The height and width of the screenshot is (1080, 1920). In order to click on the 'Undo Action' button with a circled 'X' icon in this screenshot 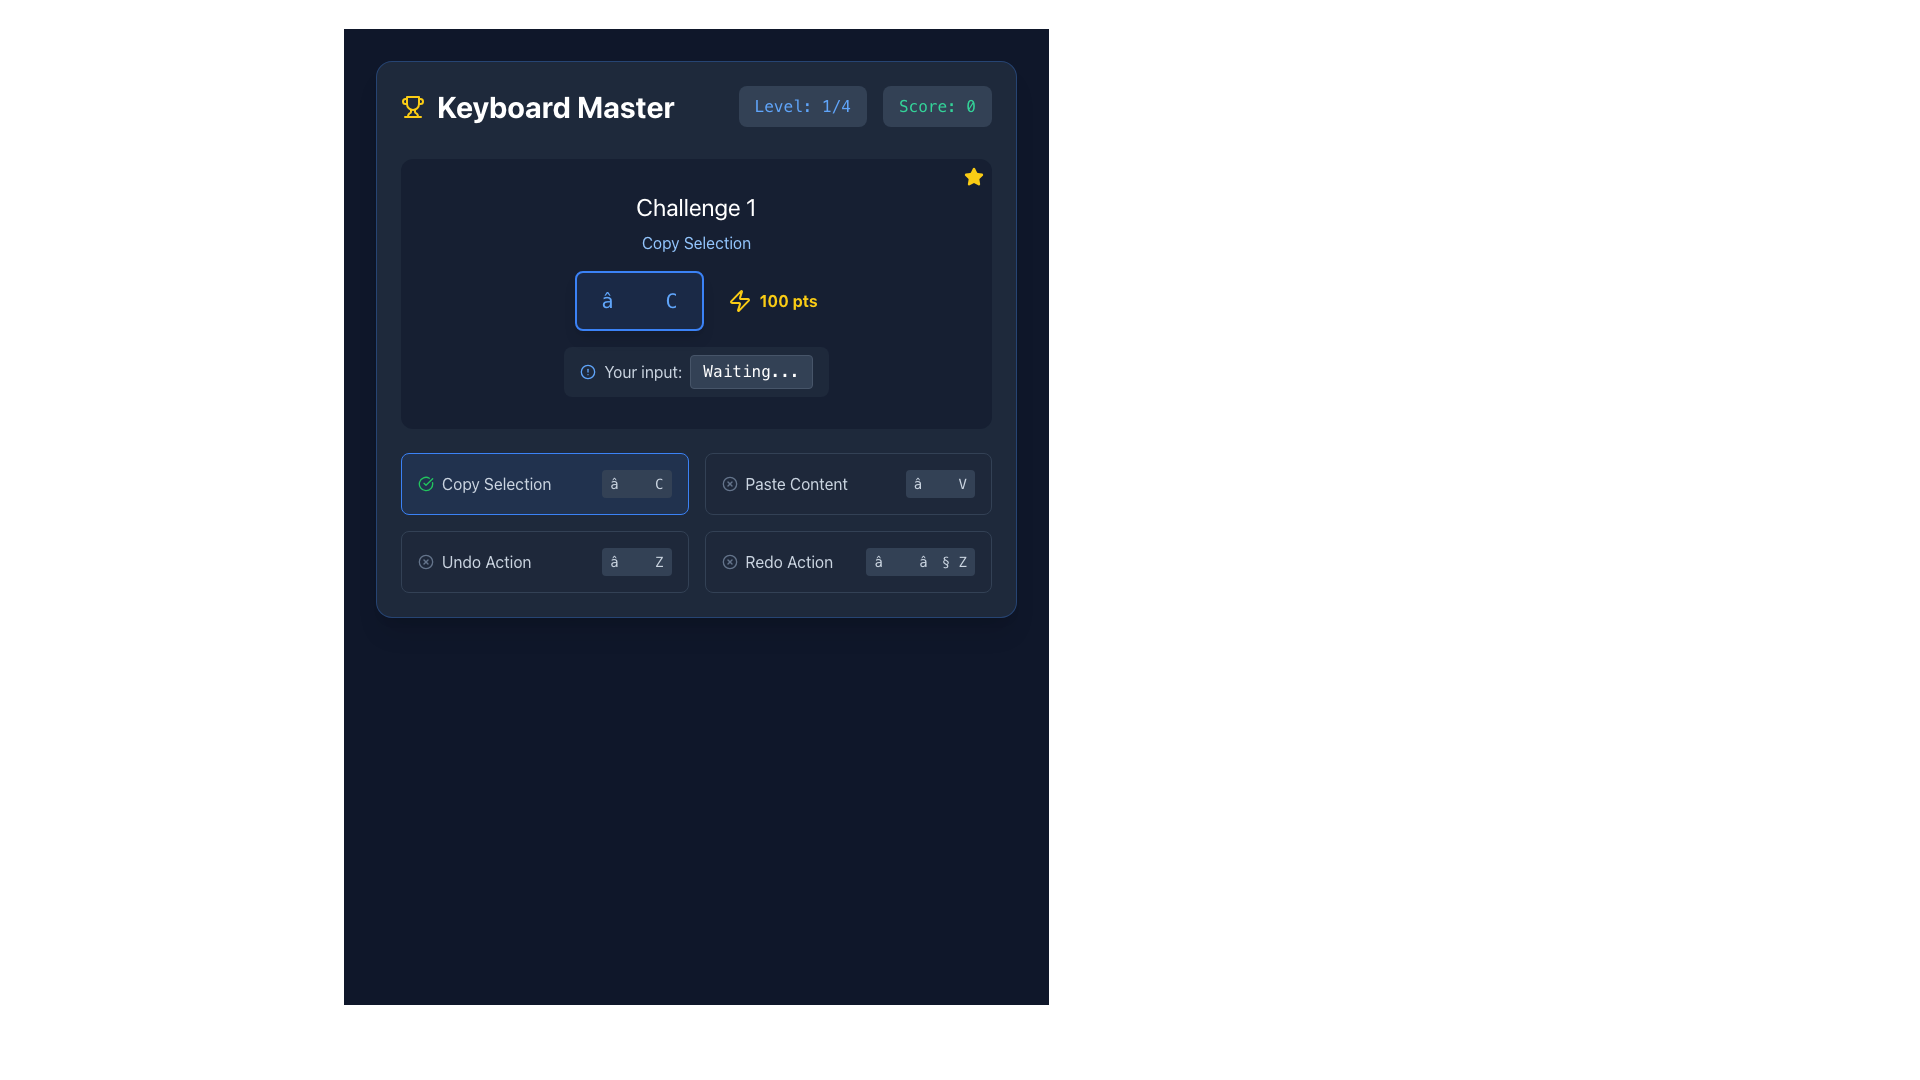, I will do `click(473, 562)`.